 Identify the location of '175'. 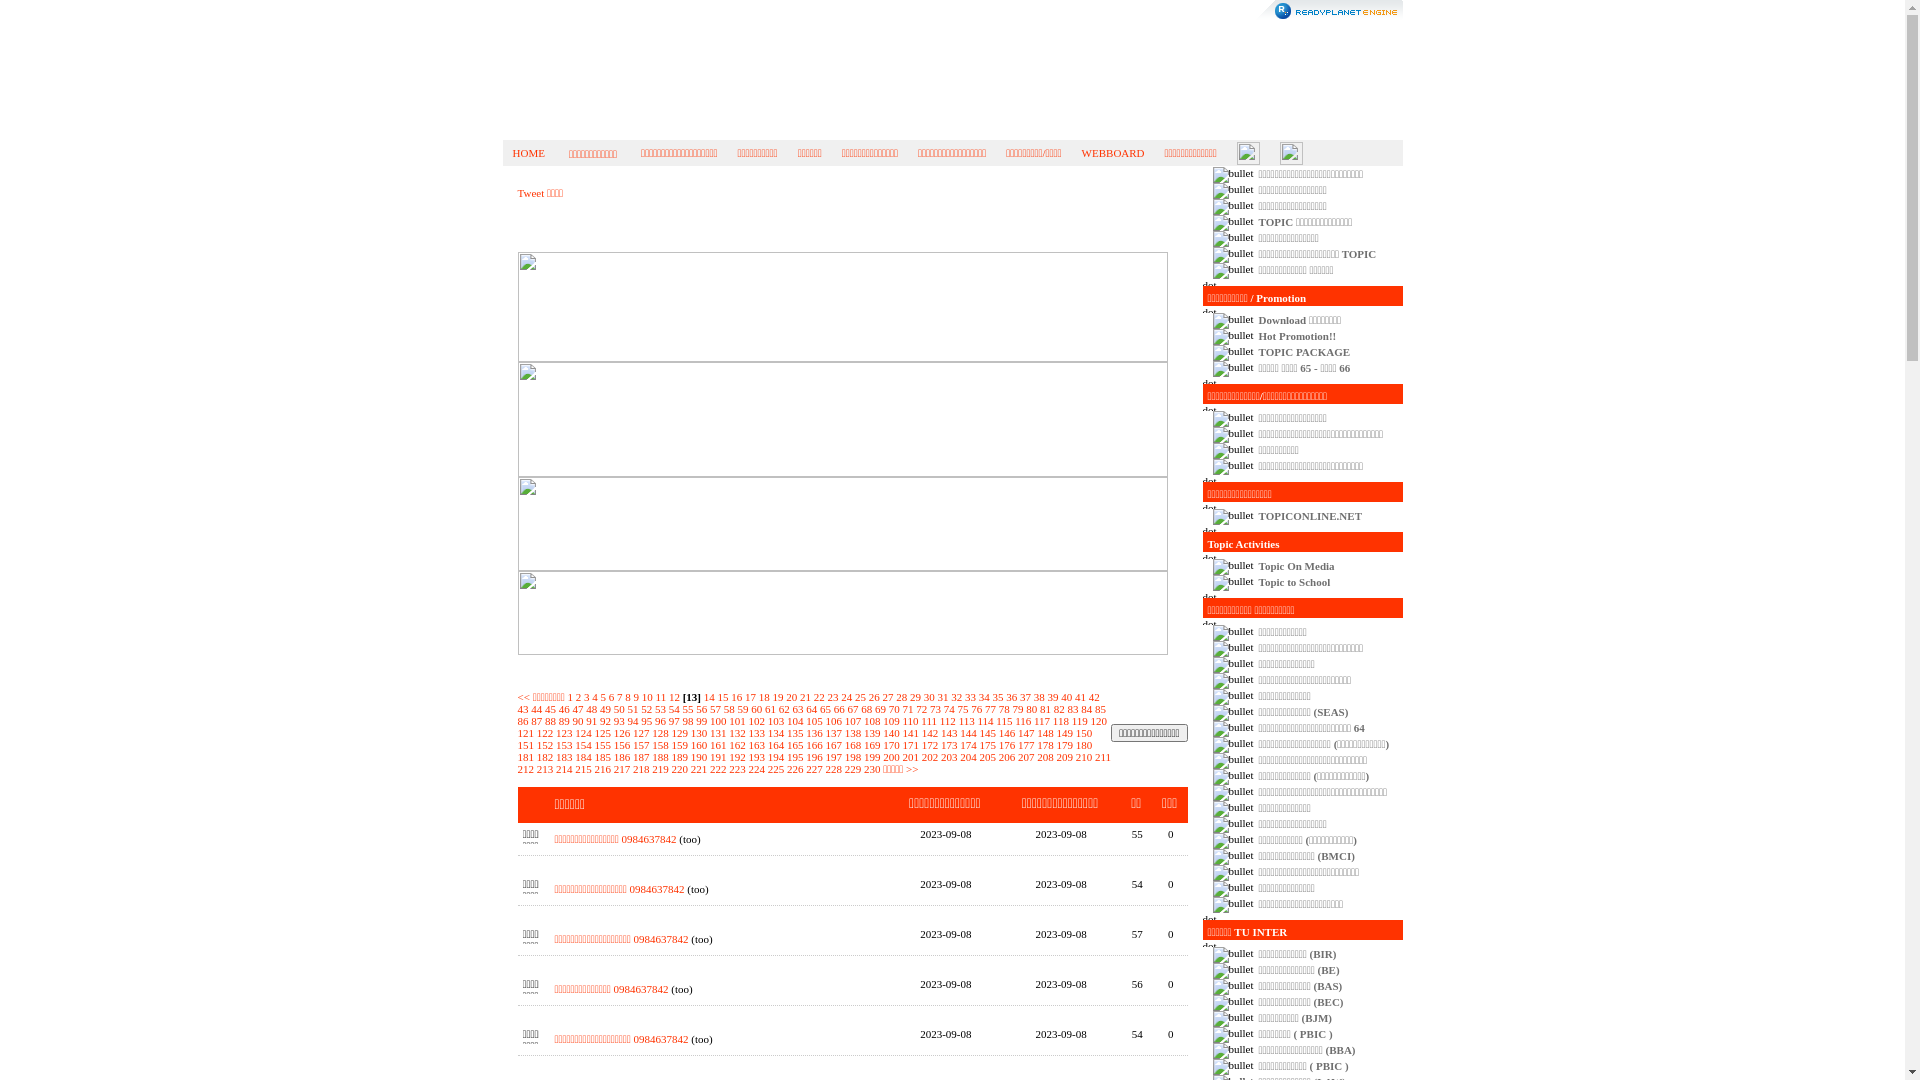
(988, 744).